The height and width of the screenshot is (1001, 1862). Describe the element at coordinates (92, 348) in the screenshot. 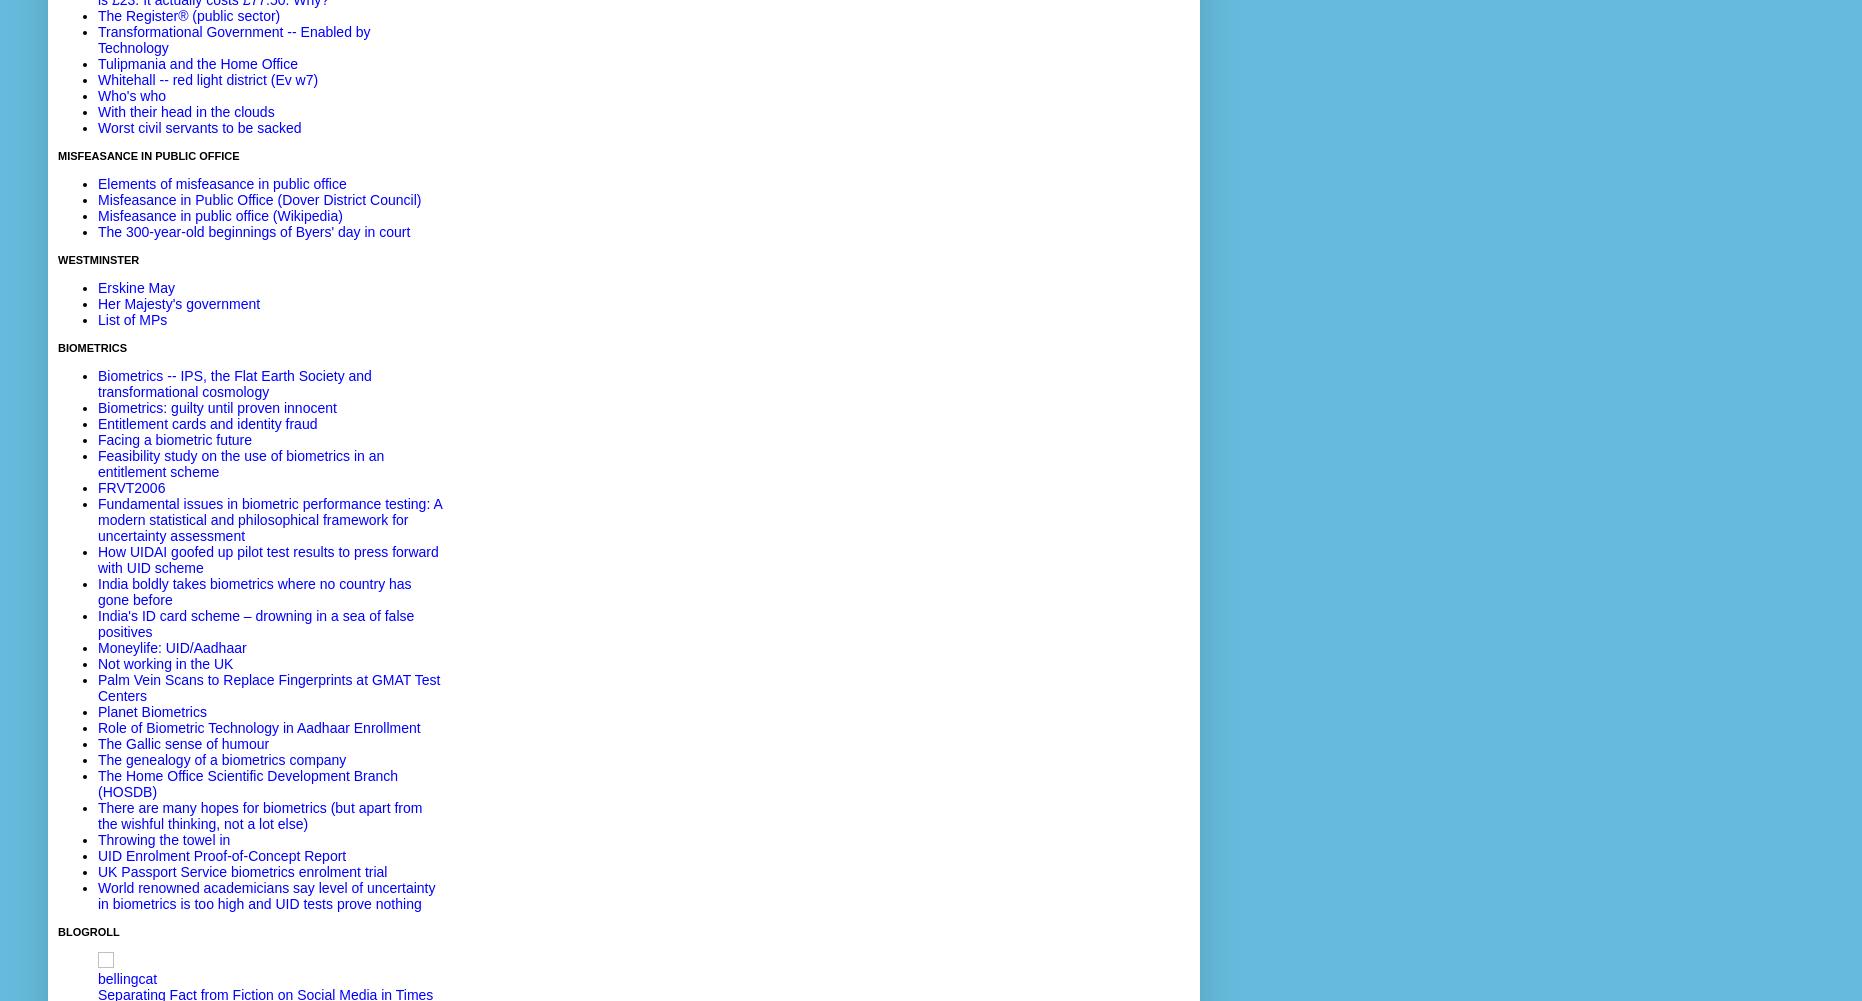

I see `'Biometrics'` at that location.